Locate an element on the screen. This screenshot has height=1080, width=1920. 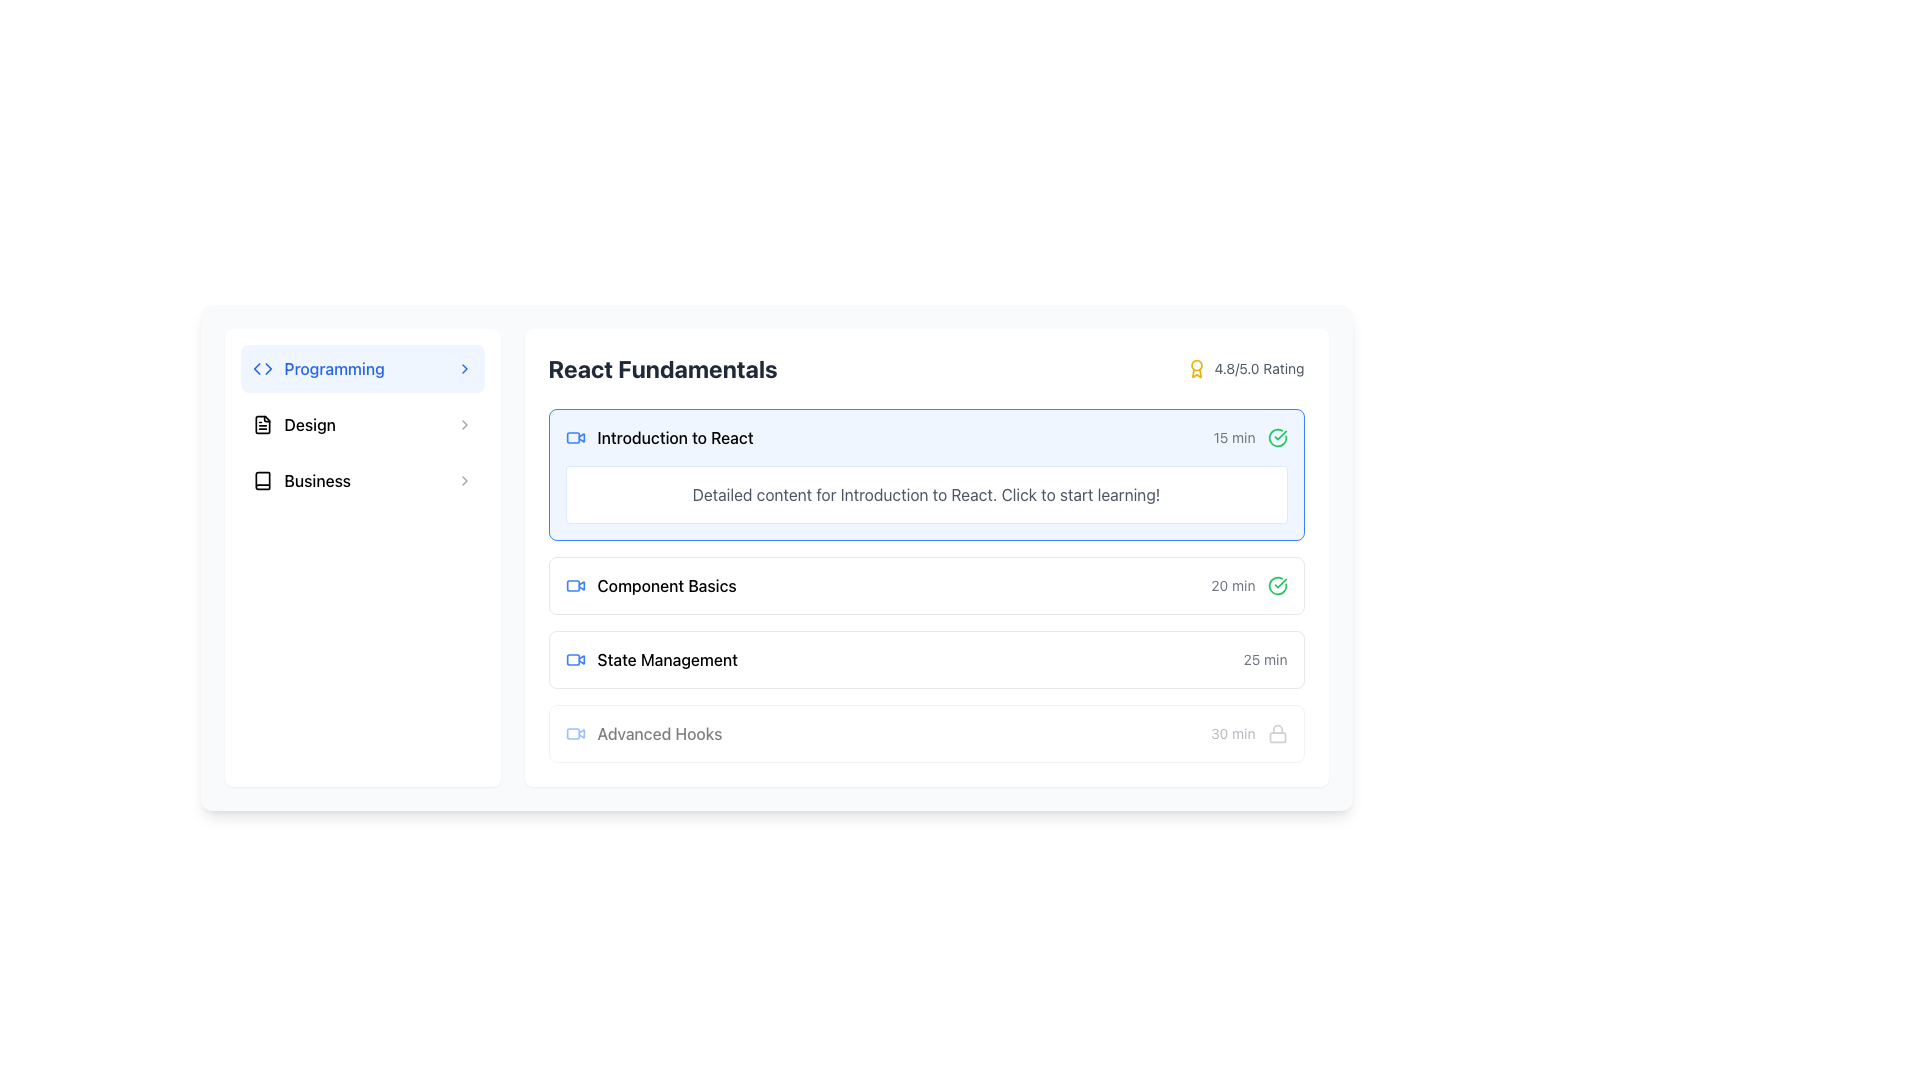
the text label 'Introduction to React' which is adjacent to a blue video icon is located at coordinates (659, 437).